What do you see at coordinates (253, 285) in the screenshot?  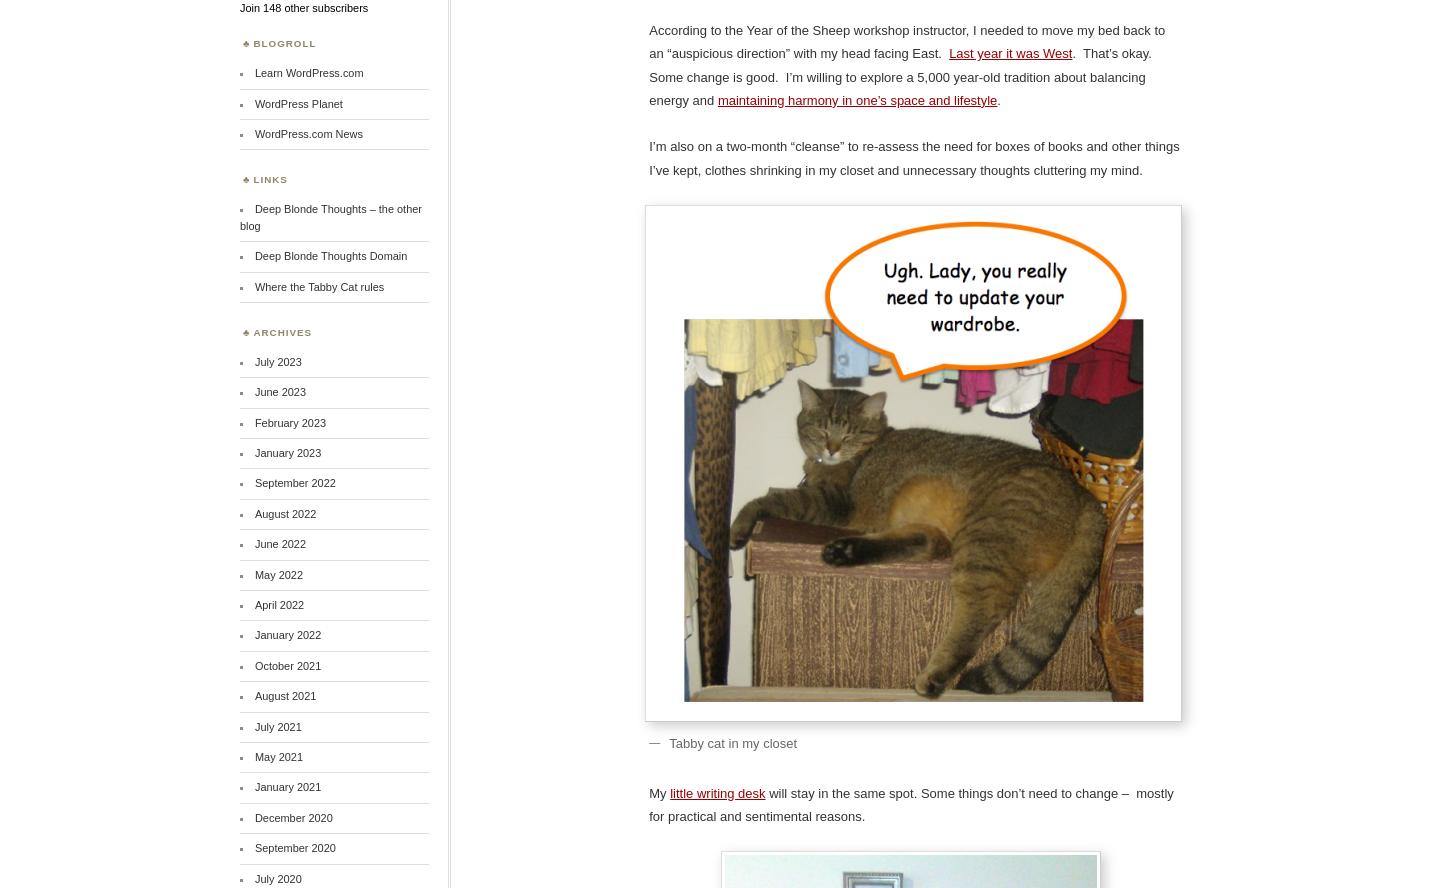 I see `'Where the Tabby Cat rules'` at bounding box center [253, 285].